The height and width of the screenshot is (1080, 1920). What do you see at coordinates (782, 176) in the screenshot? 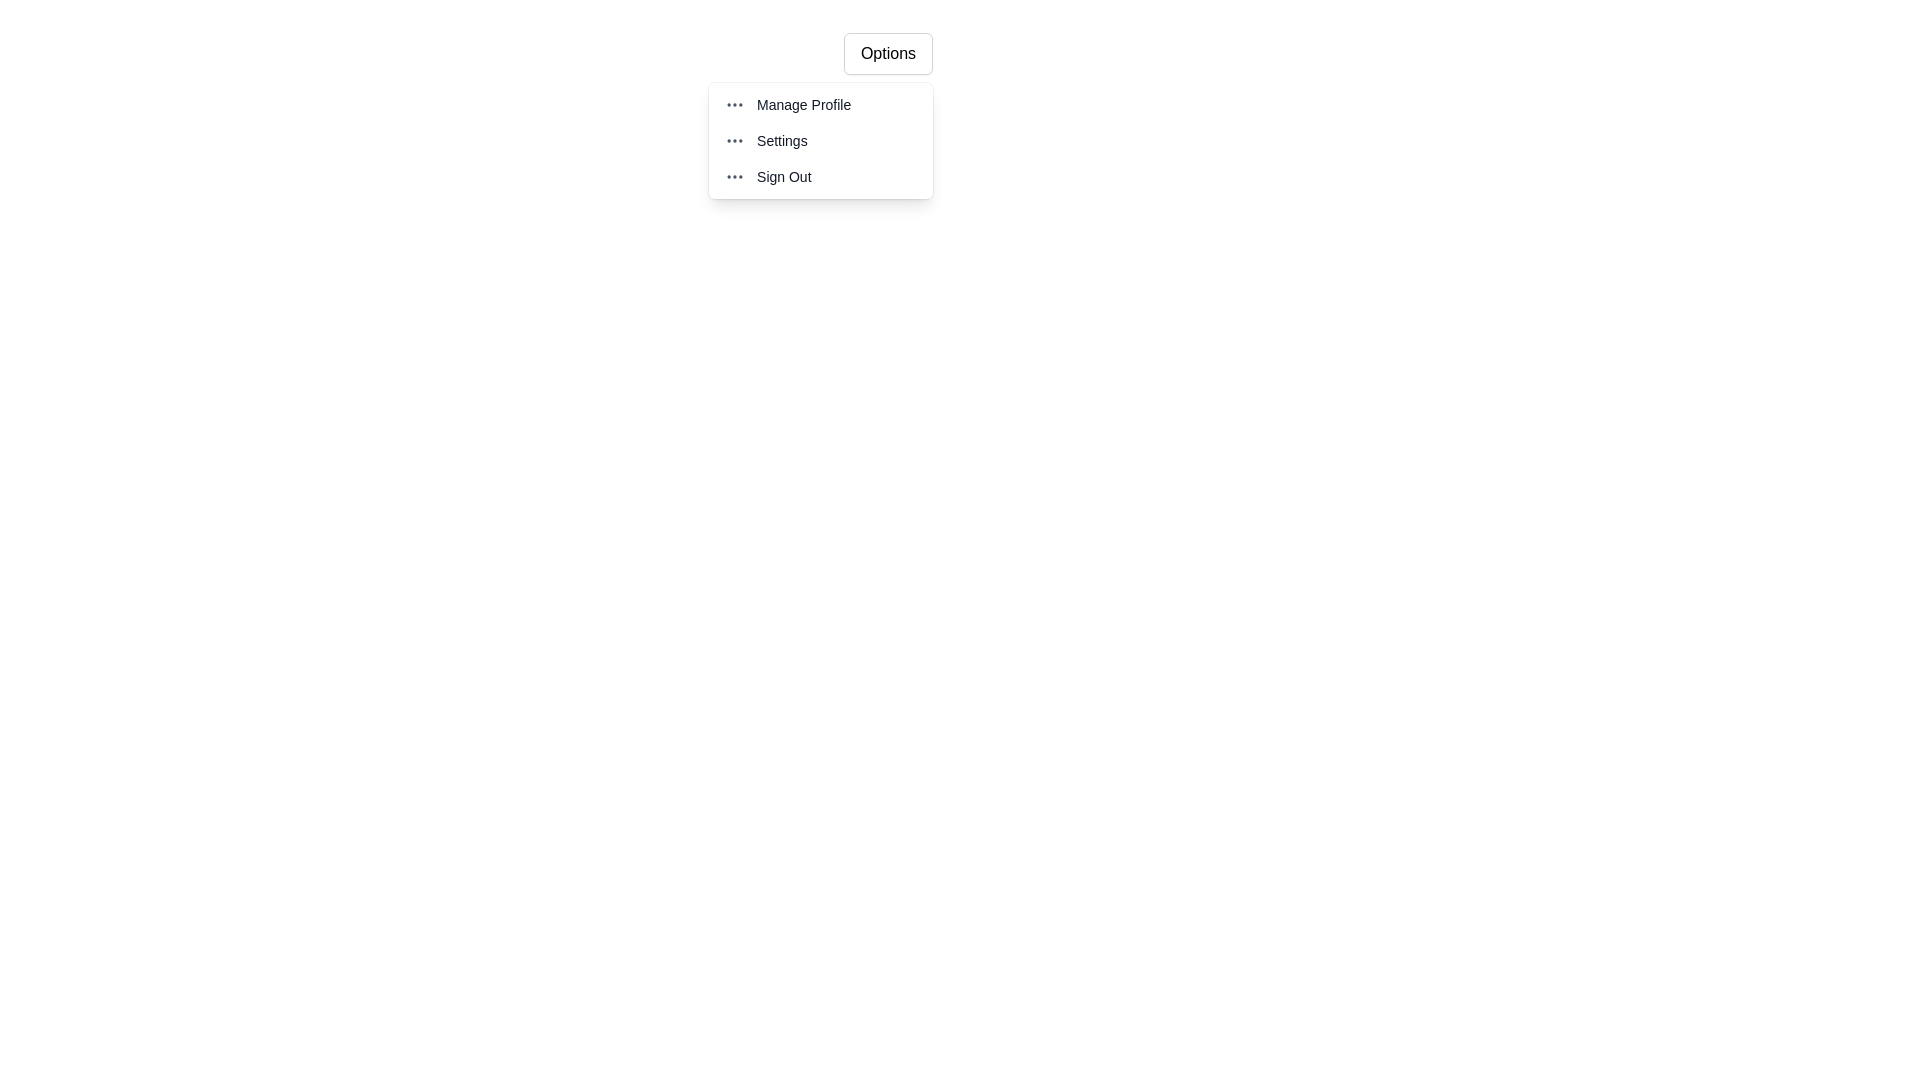
I see `the 'Sign Out' text label located at the bottom of the menu options to log out from the account` at bounding box center [782, 176].